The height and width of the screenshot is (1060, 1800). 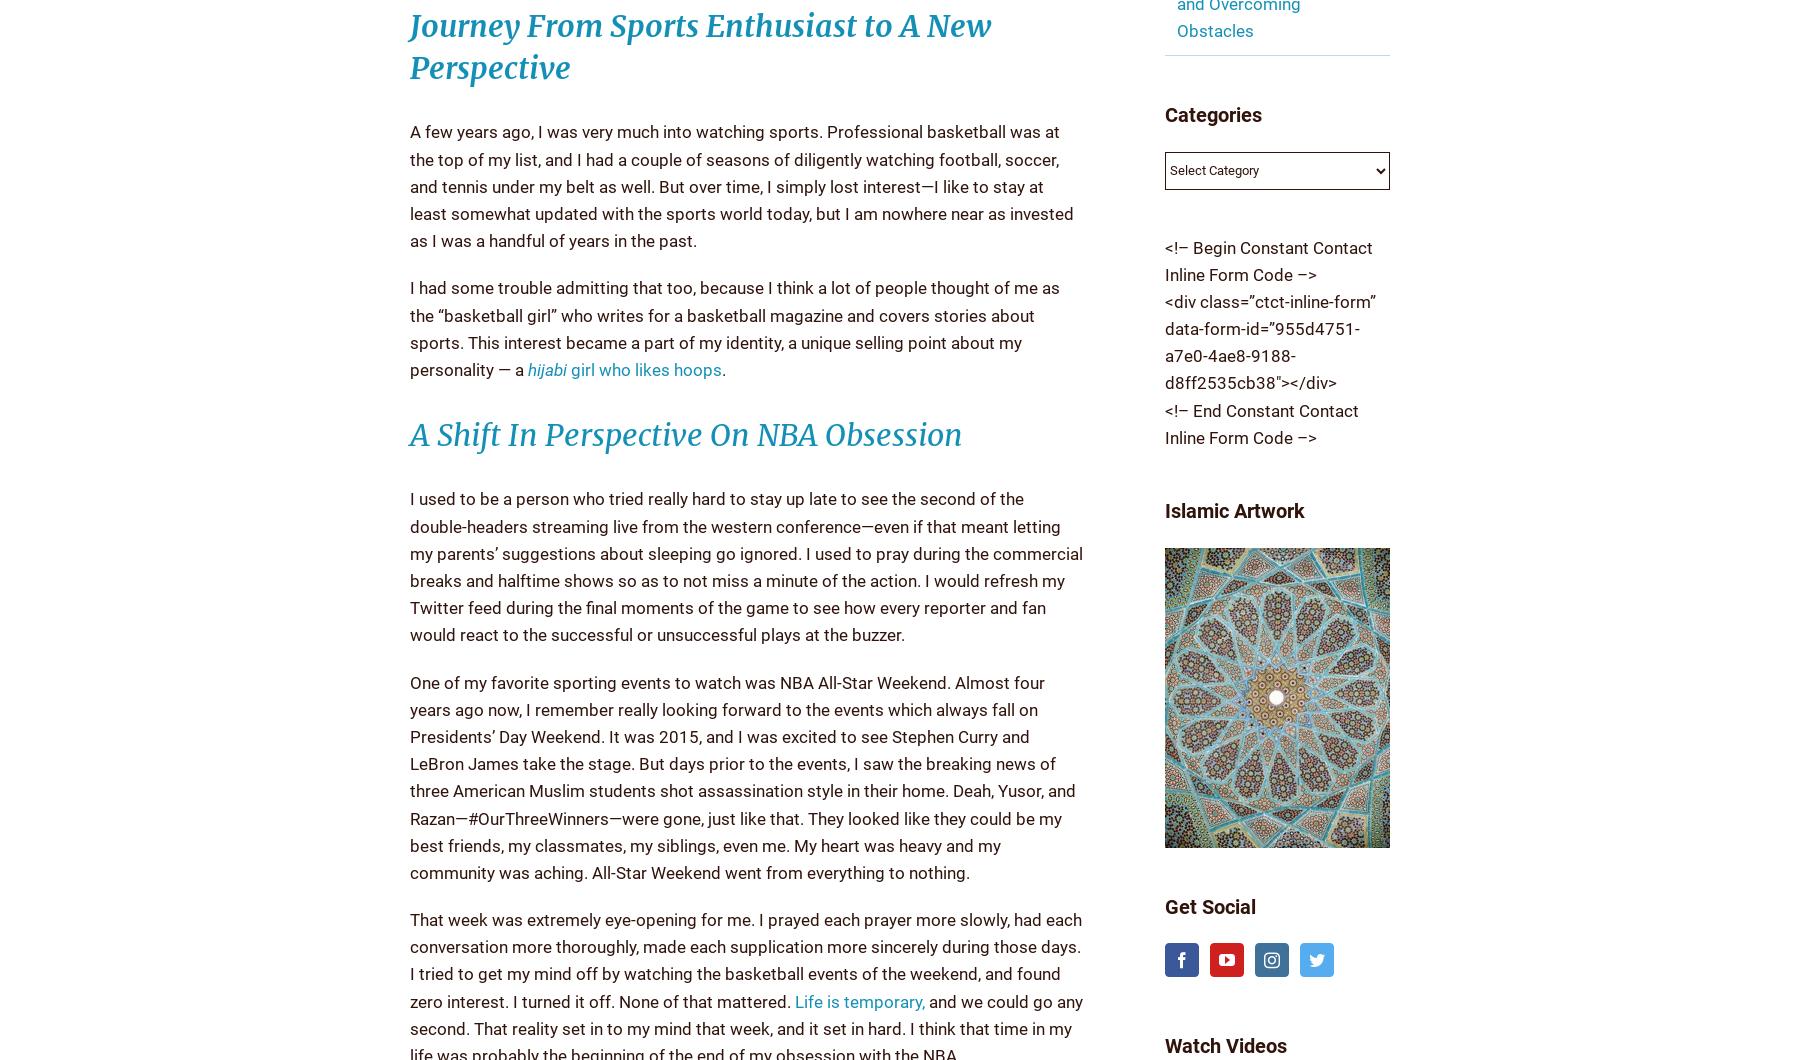 What do you see at coordinates (1267, 259) in the screenshot?
I see `'<!– Begin Constant Contact Inline Form Code –>'` at bounding box center [1267, 259].